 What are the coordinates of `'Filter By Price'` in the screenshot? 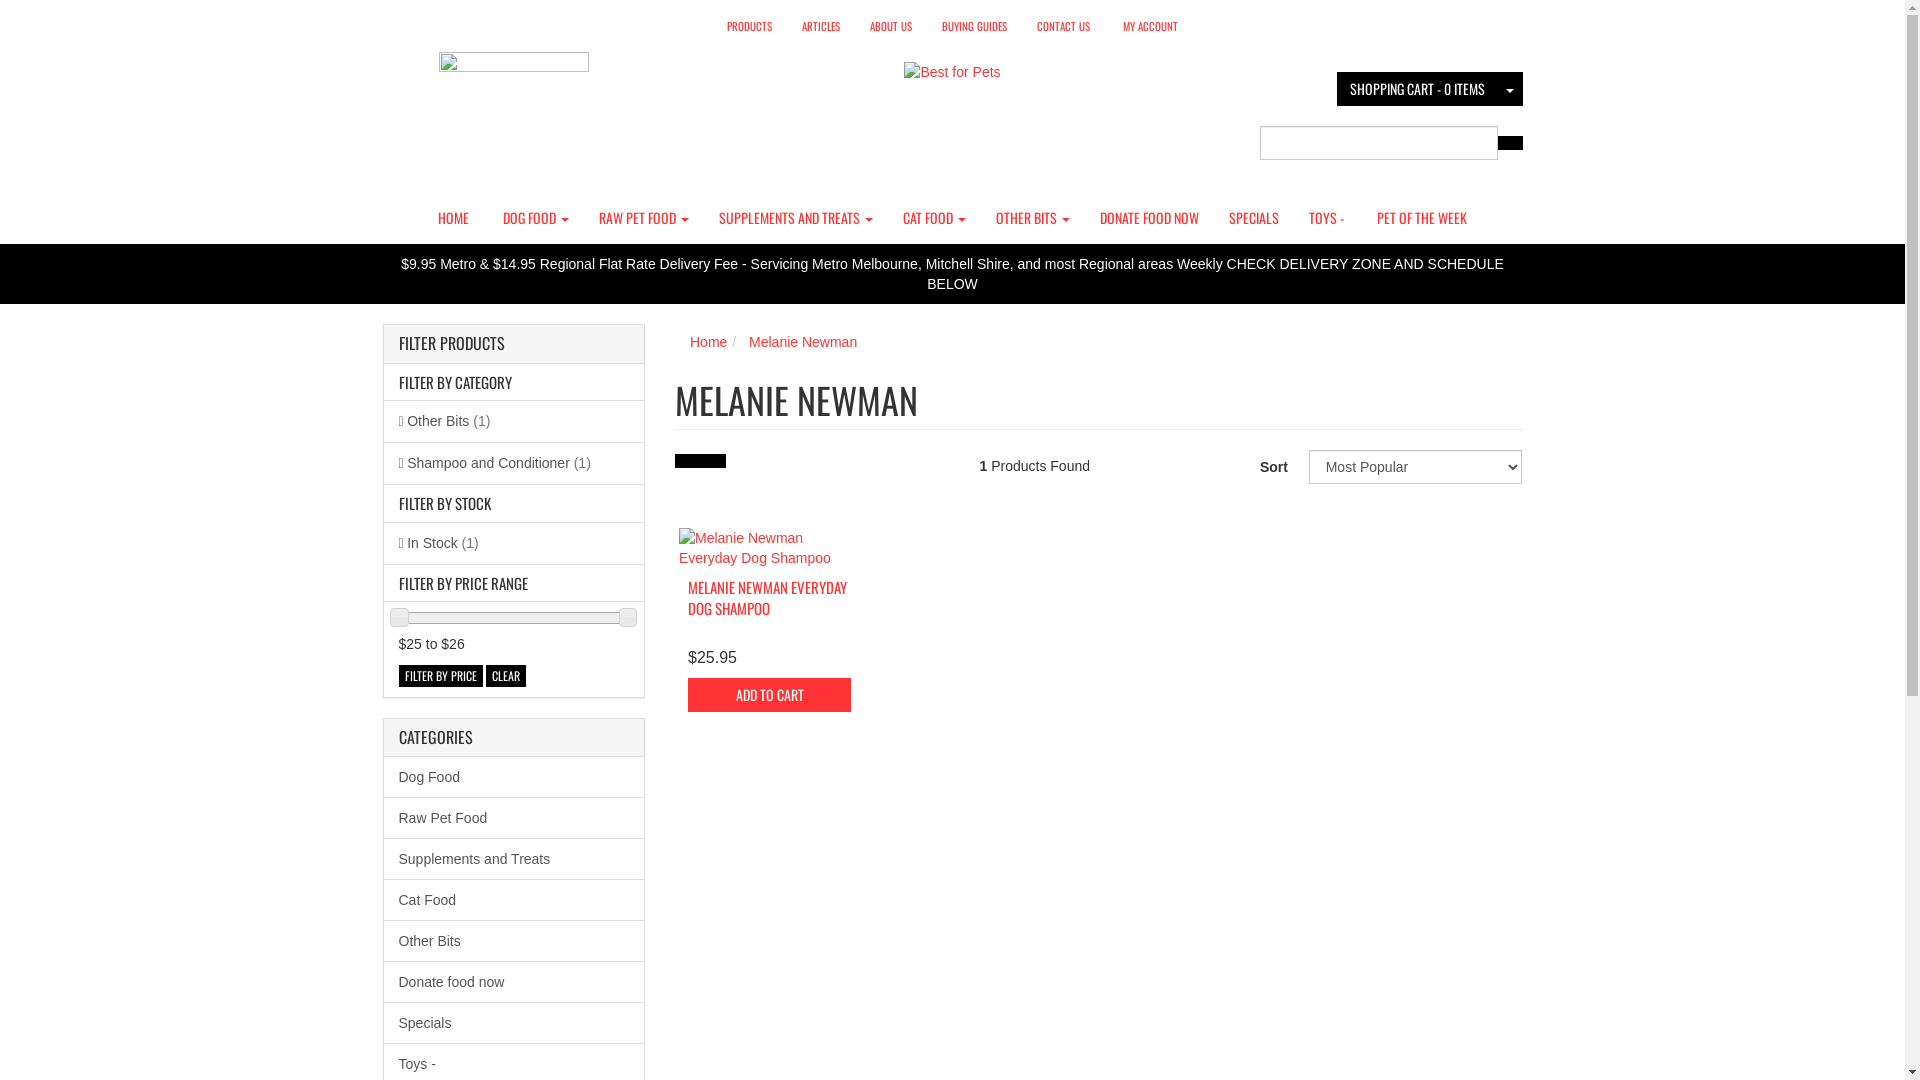 It's located at (398, 675).